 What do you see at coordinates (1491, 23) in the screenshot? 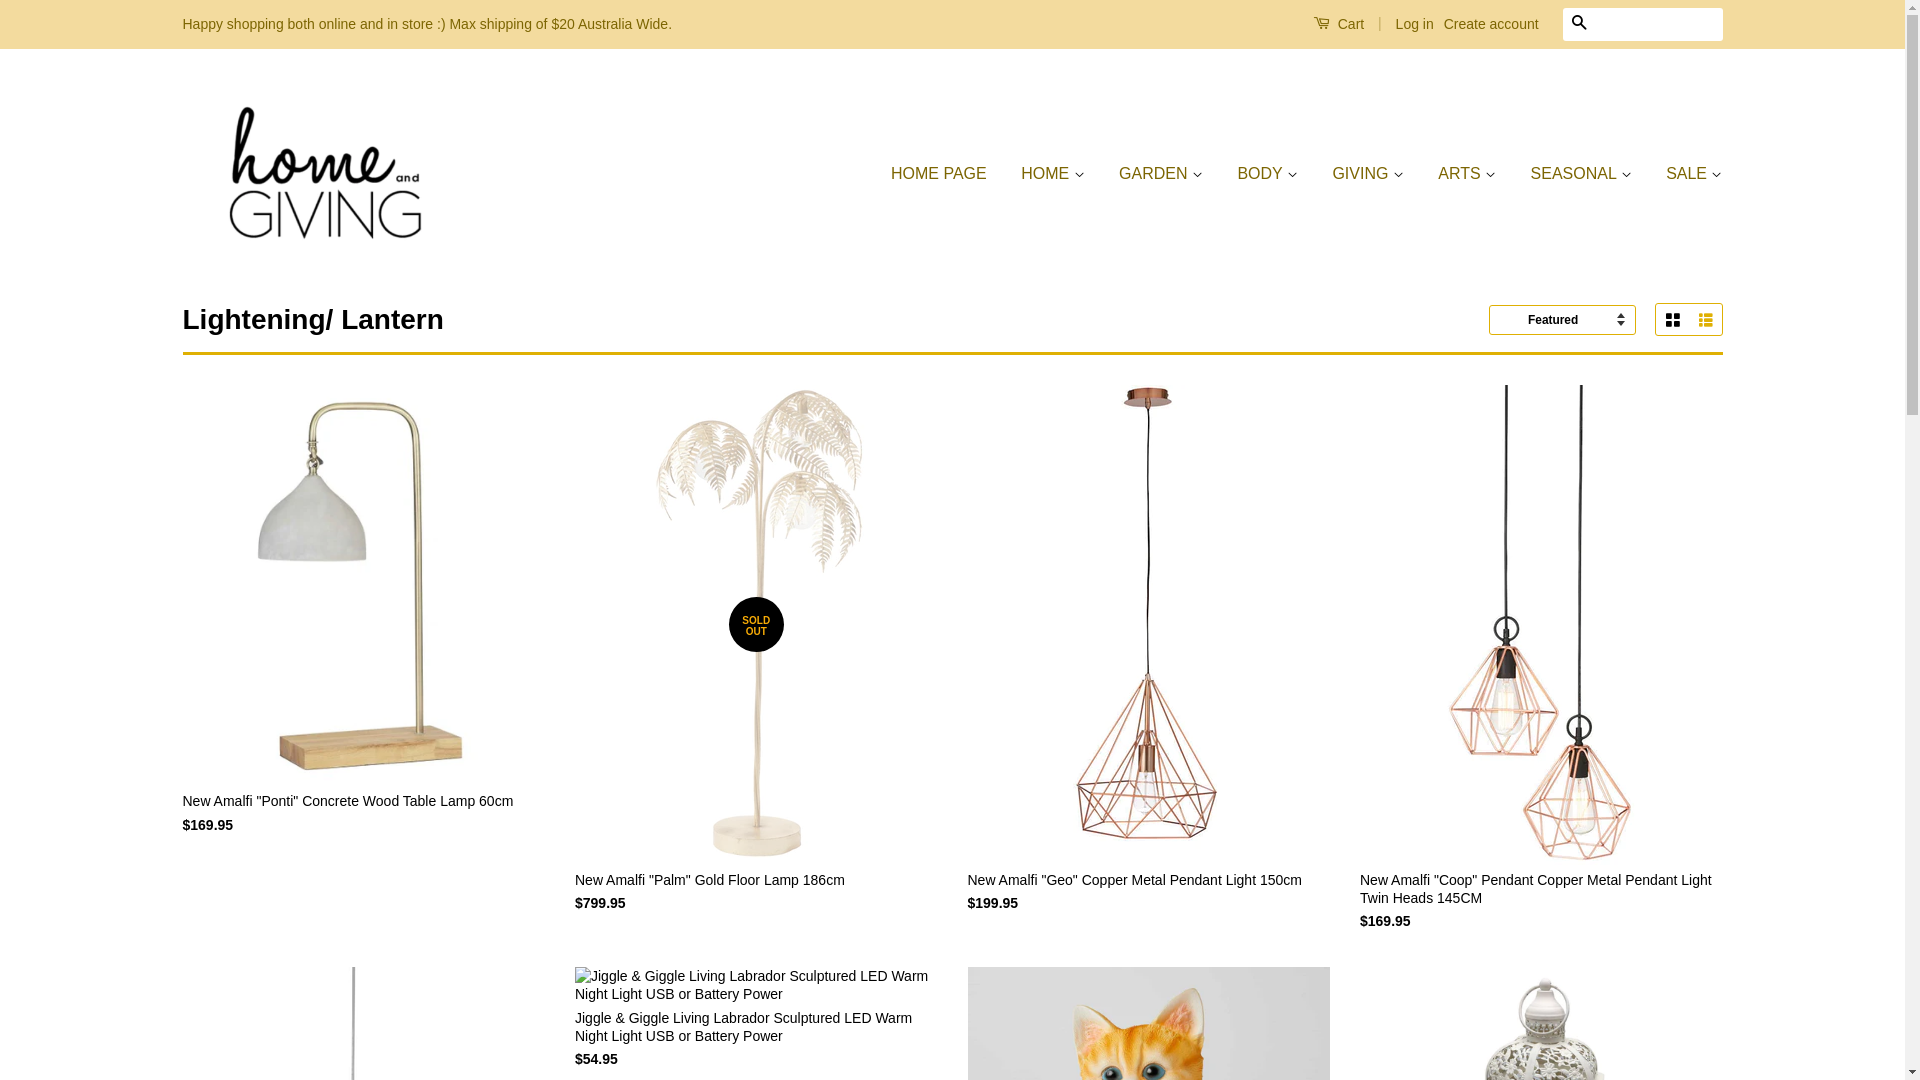
I see `'Create account'` at bounding box center [1491, 23].